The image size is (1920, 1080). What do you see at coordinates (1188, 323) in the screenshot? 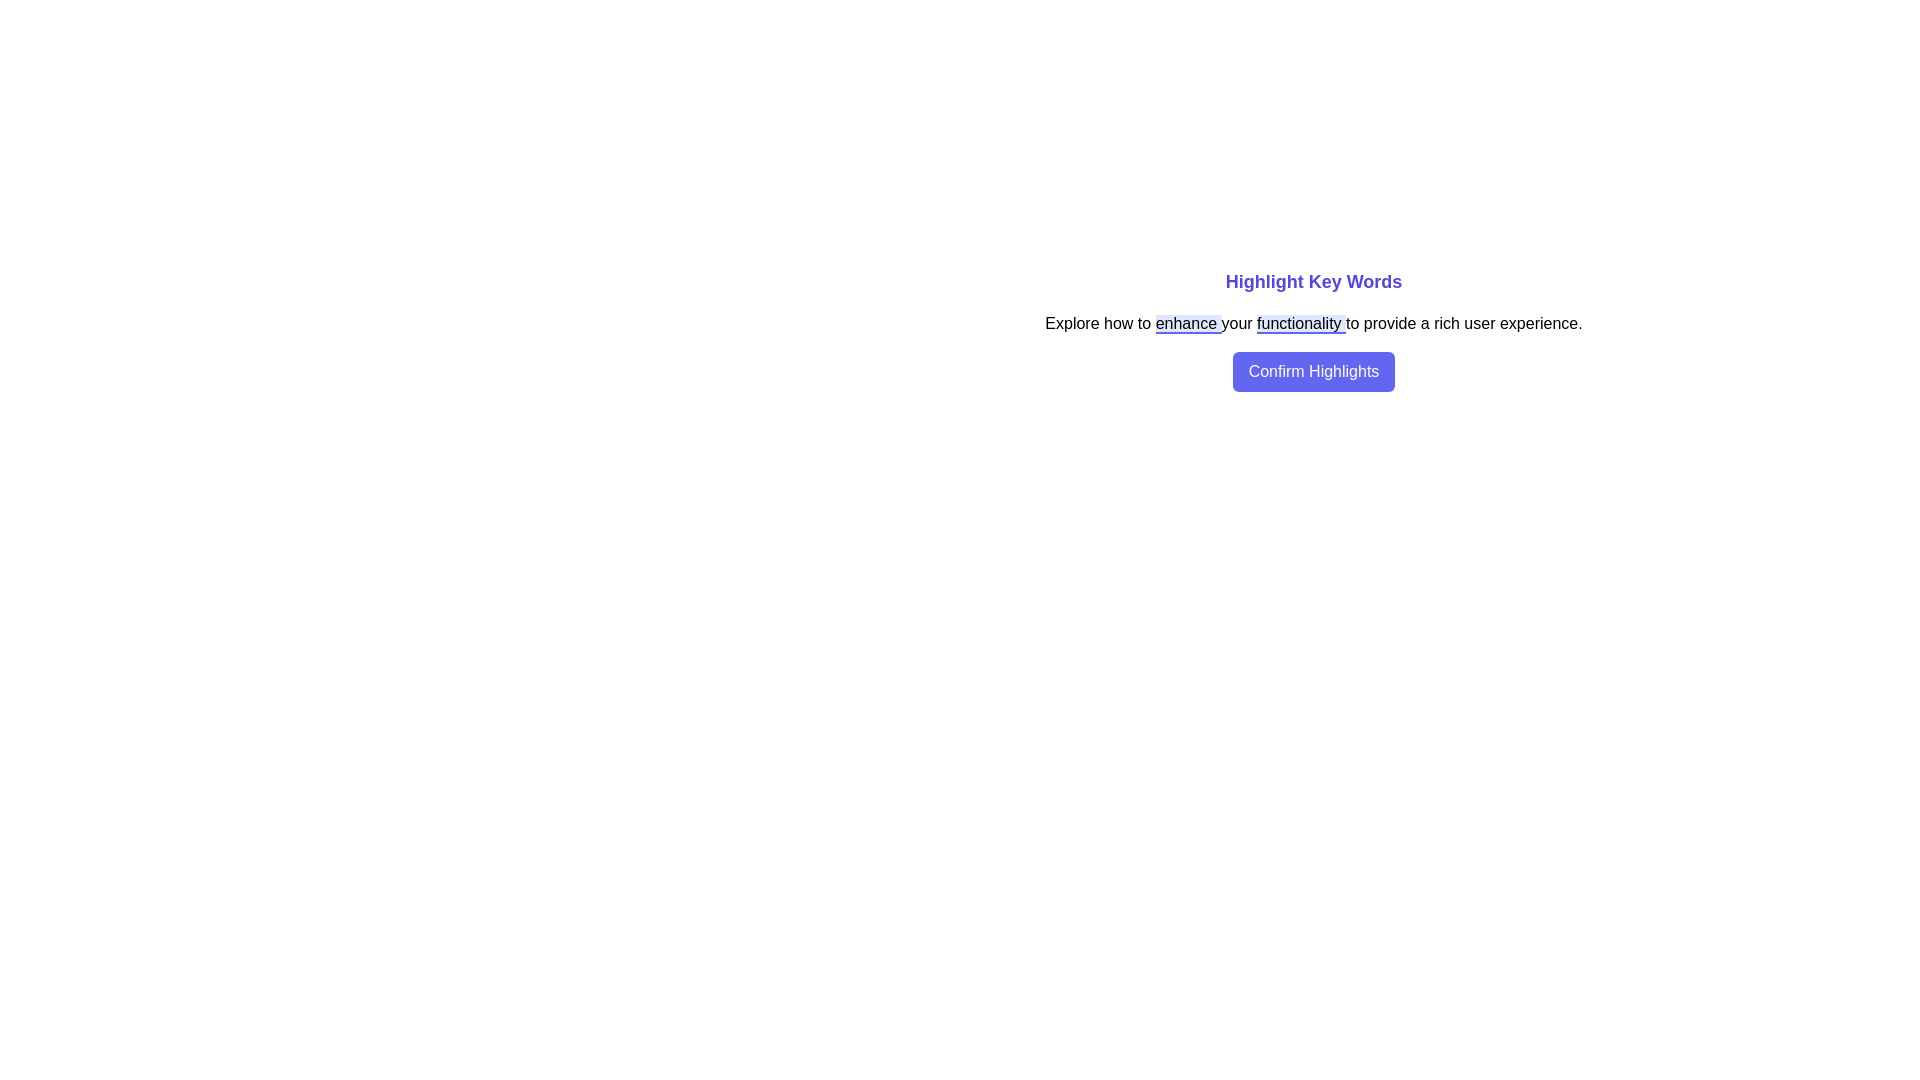
I see `the text element containing the word 'enhance'` at bounding box center [1188, 323].